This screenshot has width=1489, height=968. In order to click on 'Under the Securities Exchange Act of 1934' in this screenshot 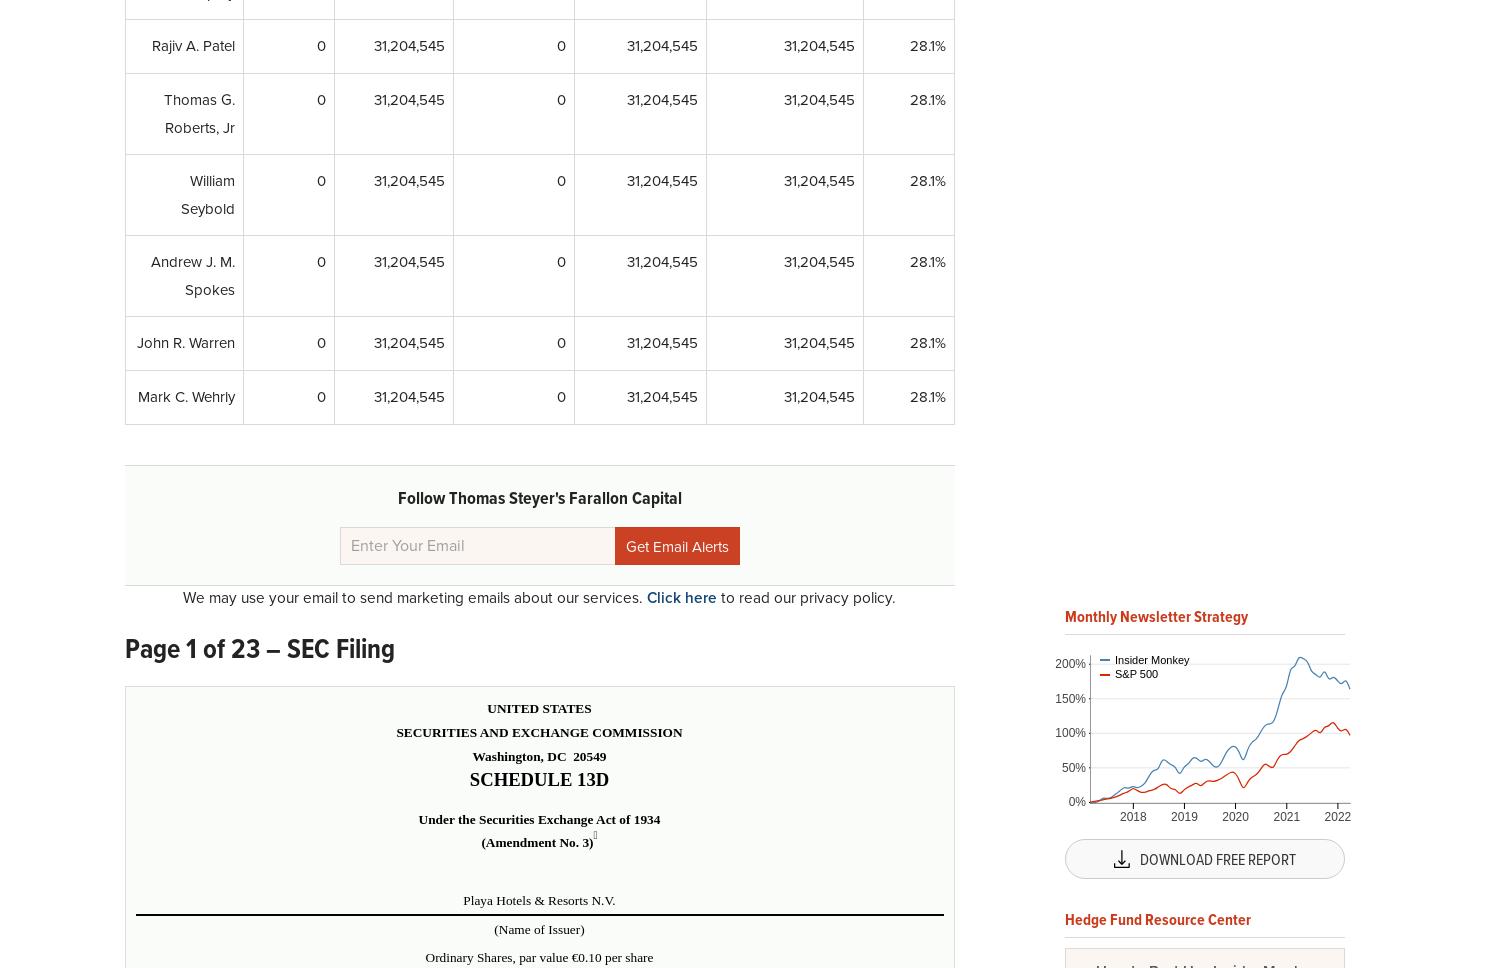, I will do `click(539, 818)`.